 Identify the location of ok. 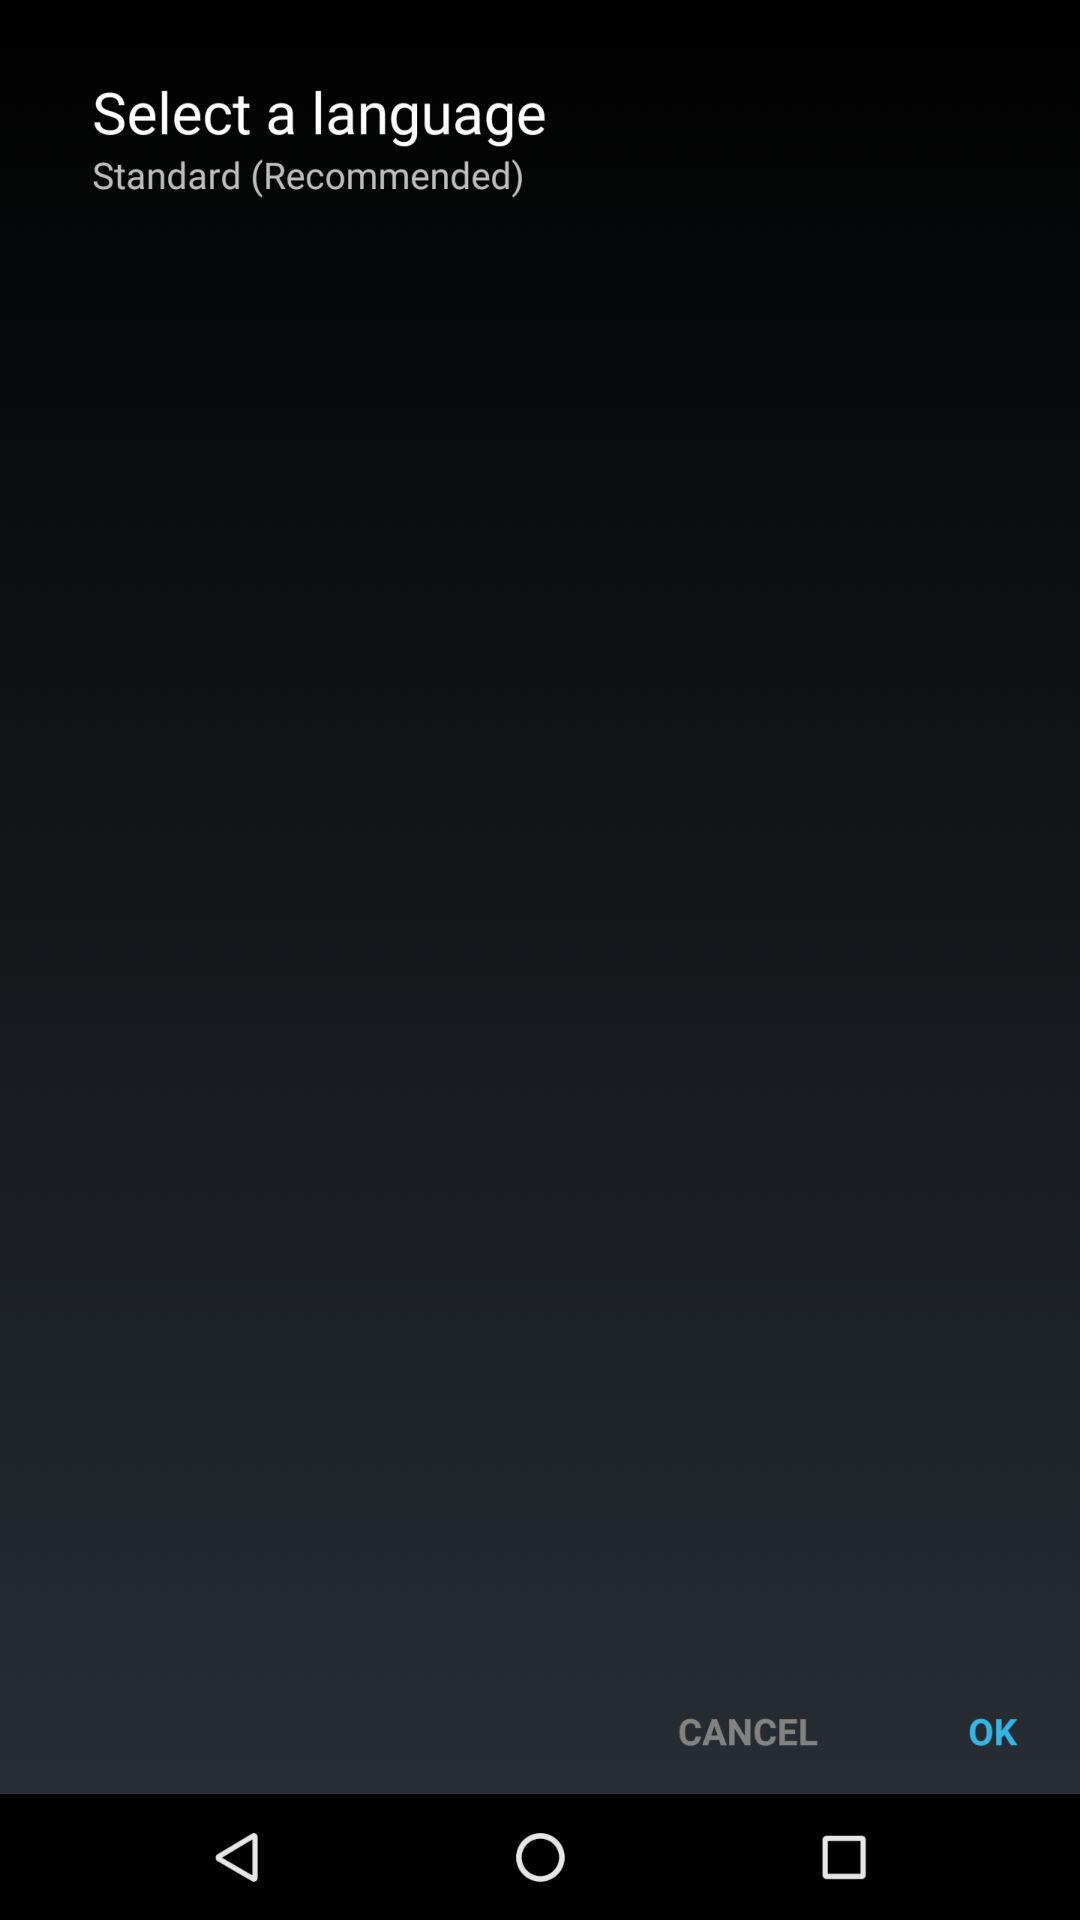
(992, 1730).